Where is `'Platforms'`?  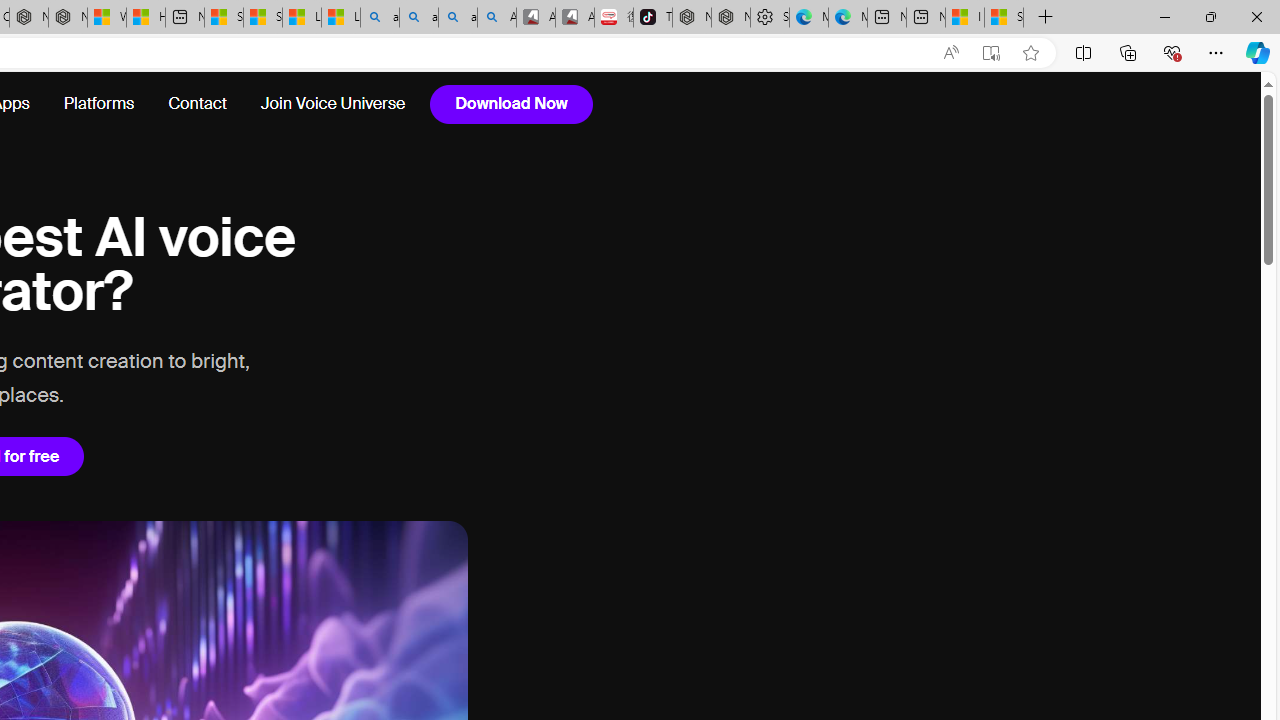 'Platforms' is located at coordinates (98, 104).